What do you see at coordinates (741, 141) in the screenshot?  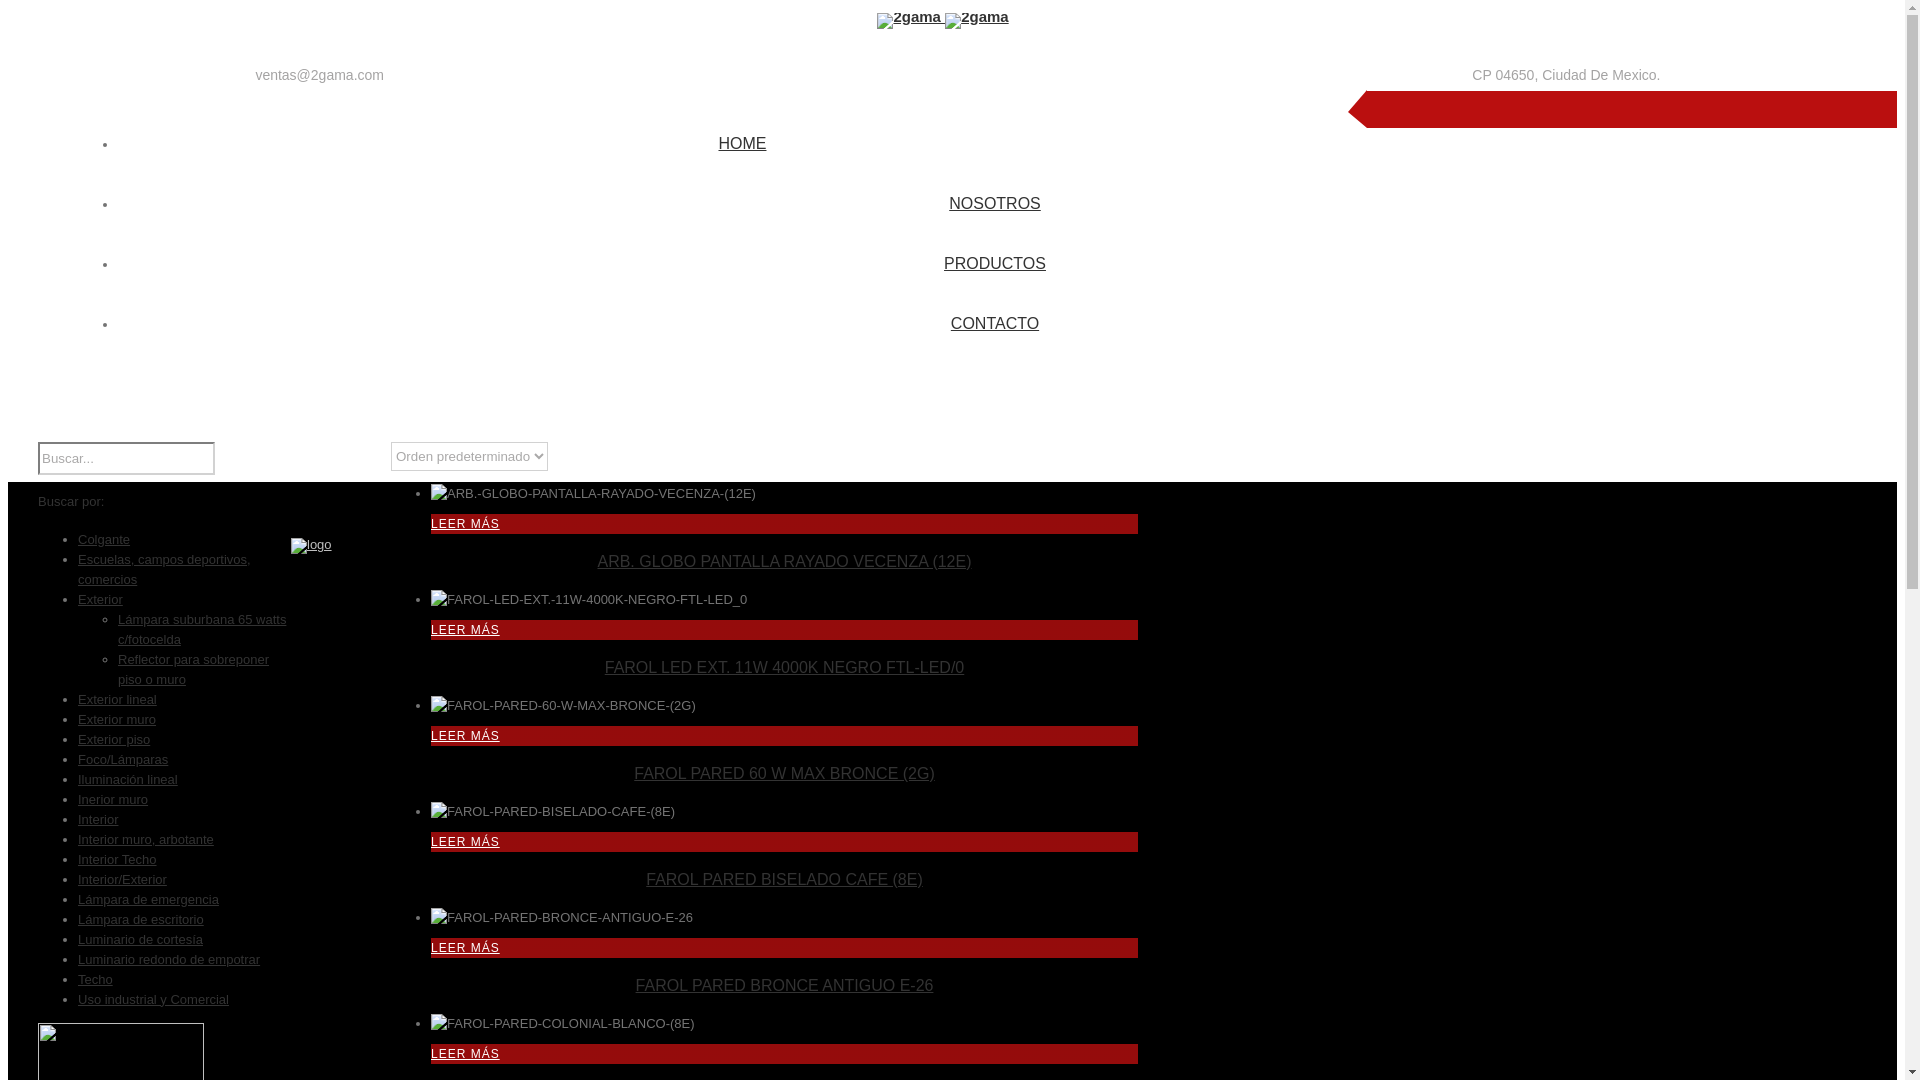 I see `'HOME'` at bounding box center [741, 141].